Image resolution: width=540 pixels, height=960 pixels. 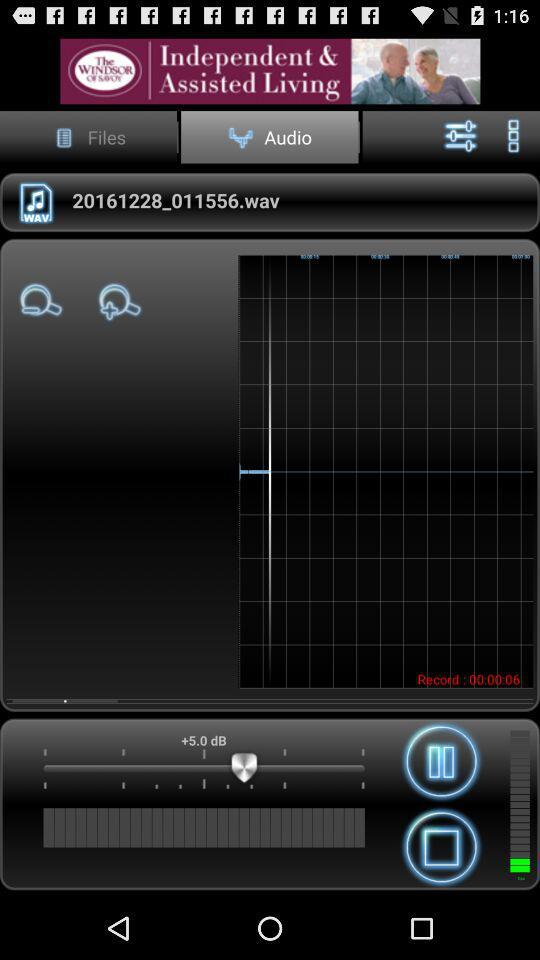 I want to click on the zoom_out icon, so click(x=39, y=325).